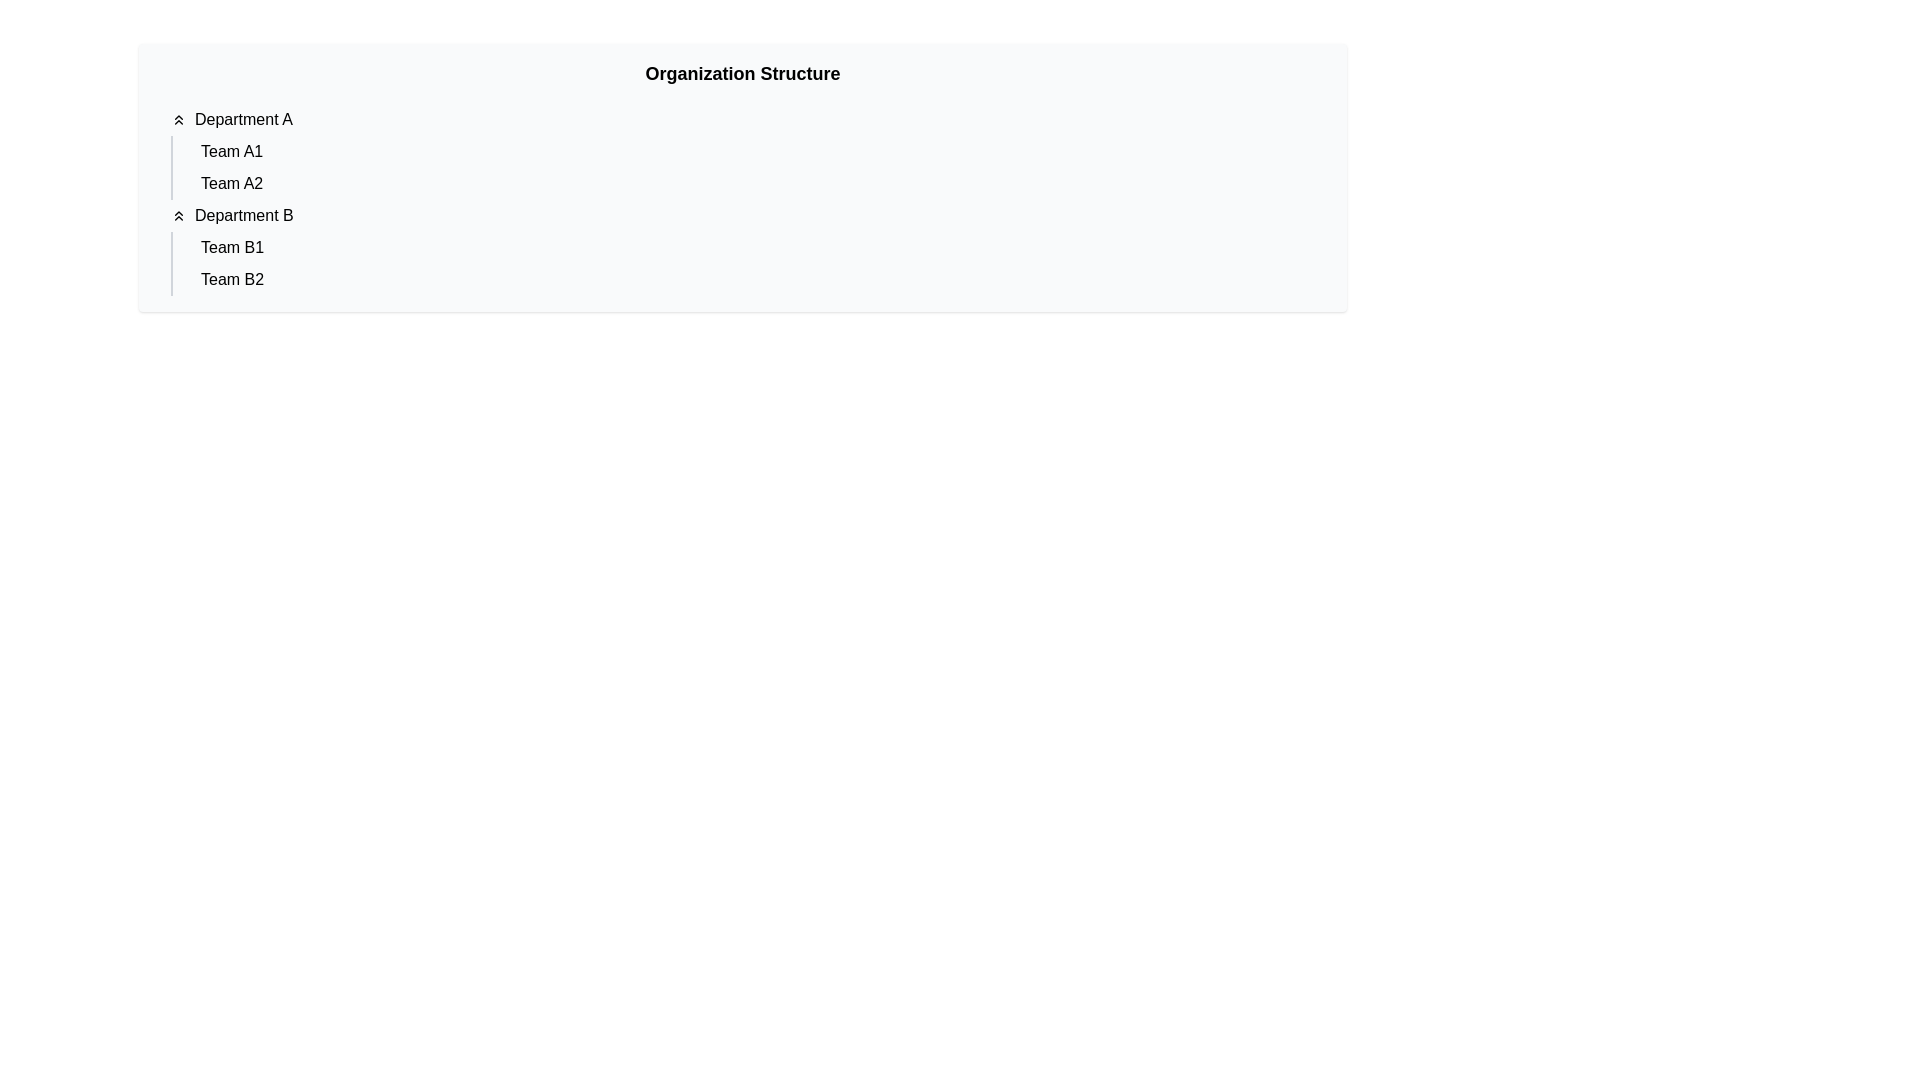 The width and height of the screenshot is (1920, 1080). Describe the element at coordinates (232, 280) in the screenshot. I see `the textual label 'Team B2' which is styled in a standard sans-serif font, located under 'Department B' in the organizational structure view` at that location.